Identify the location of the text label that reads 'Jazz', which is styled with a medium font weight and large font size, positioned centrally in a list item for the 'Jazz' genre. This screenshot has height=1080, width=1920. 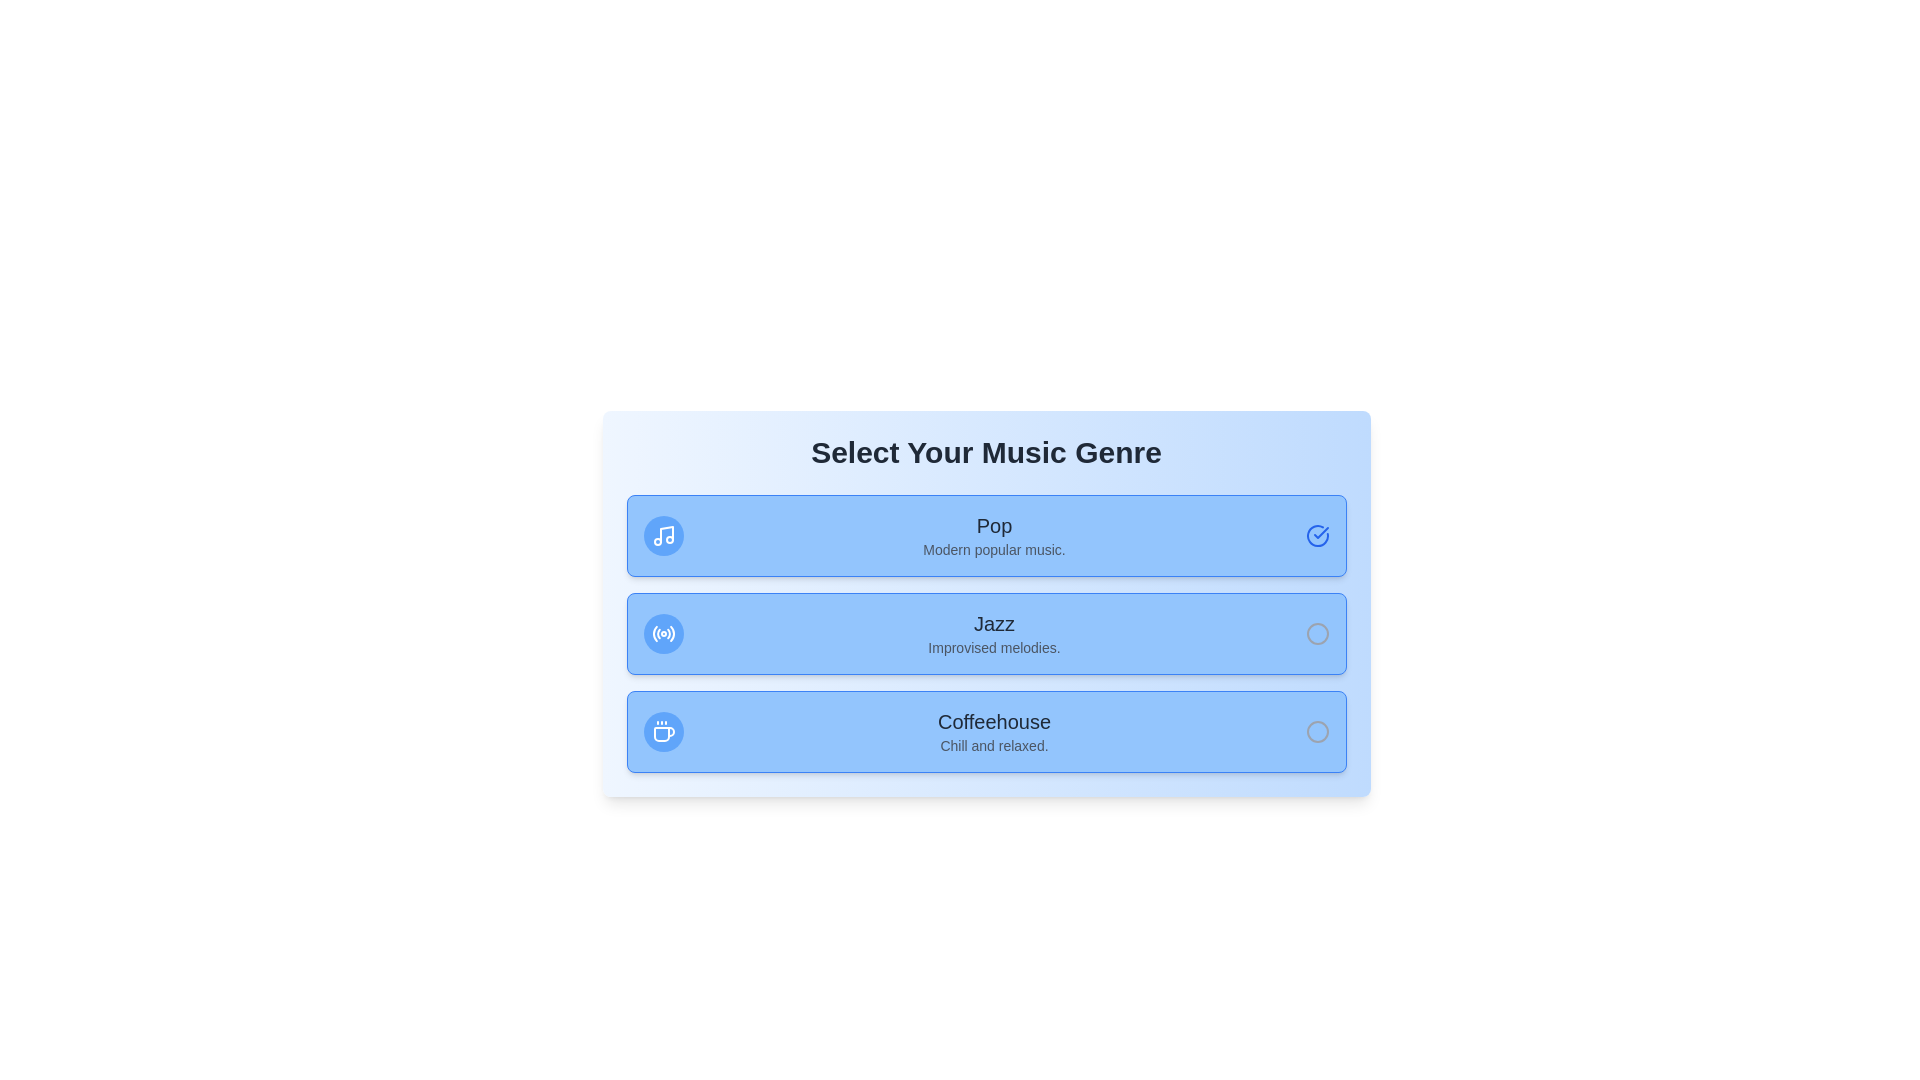
(994, 623).